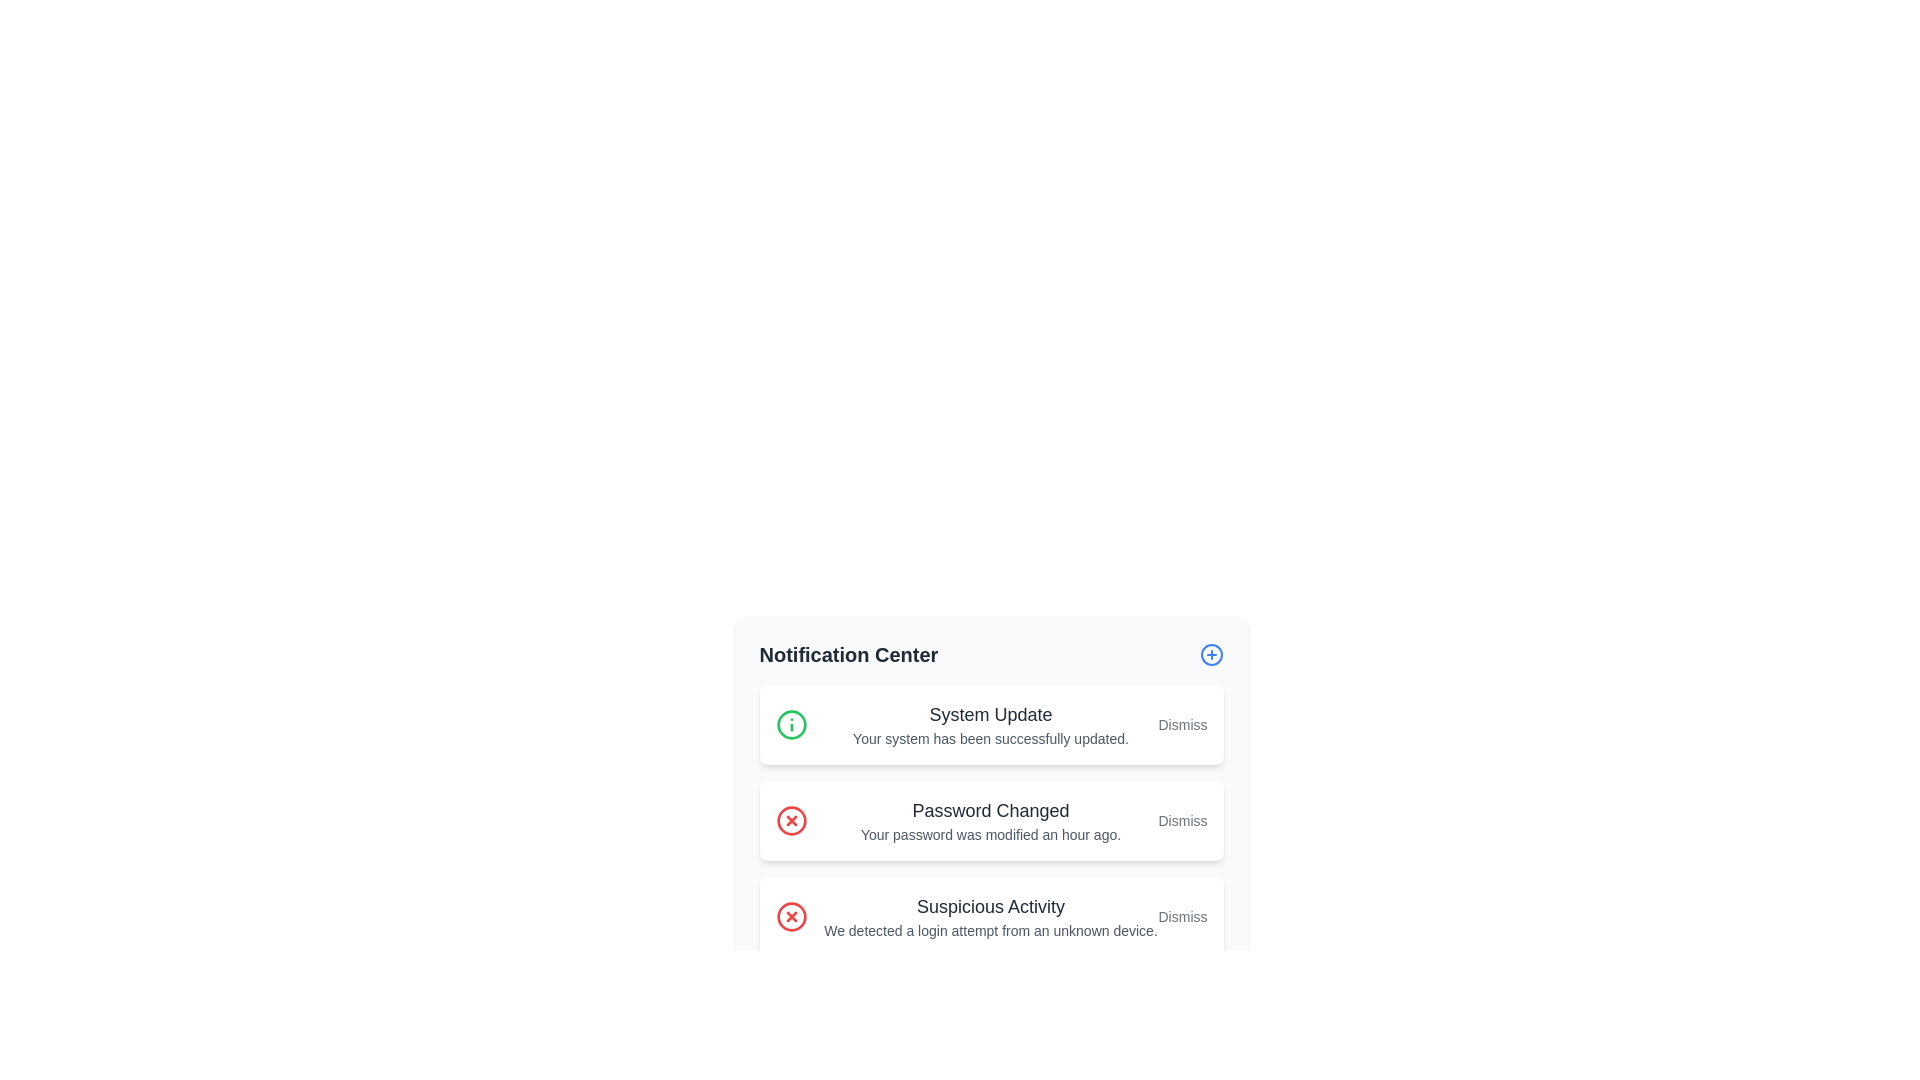 This screenshot has height=1080, width=1920. What do you see at coordinates (991, 797) in the screenshot?
I see `the second notification card titled 'Password Changed' in the 'Notification Center'` at bounding box center [991, 797].